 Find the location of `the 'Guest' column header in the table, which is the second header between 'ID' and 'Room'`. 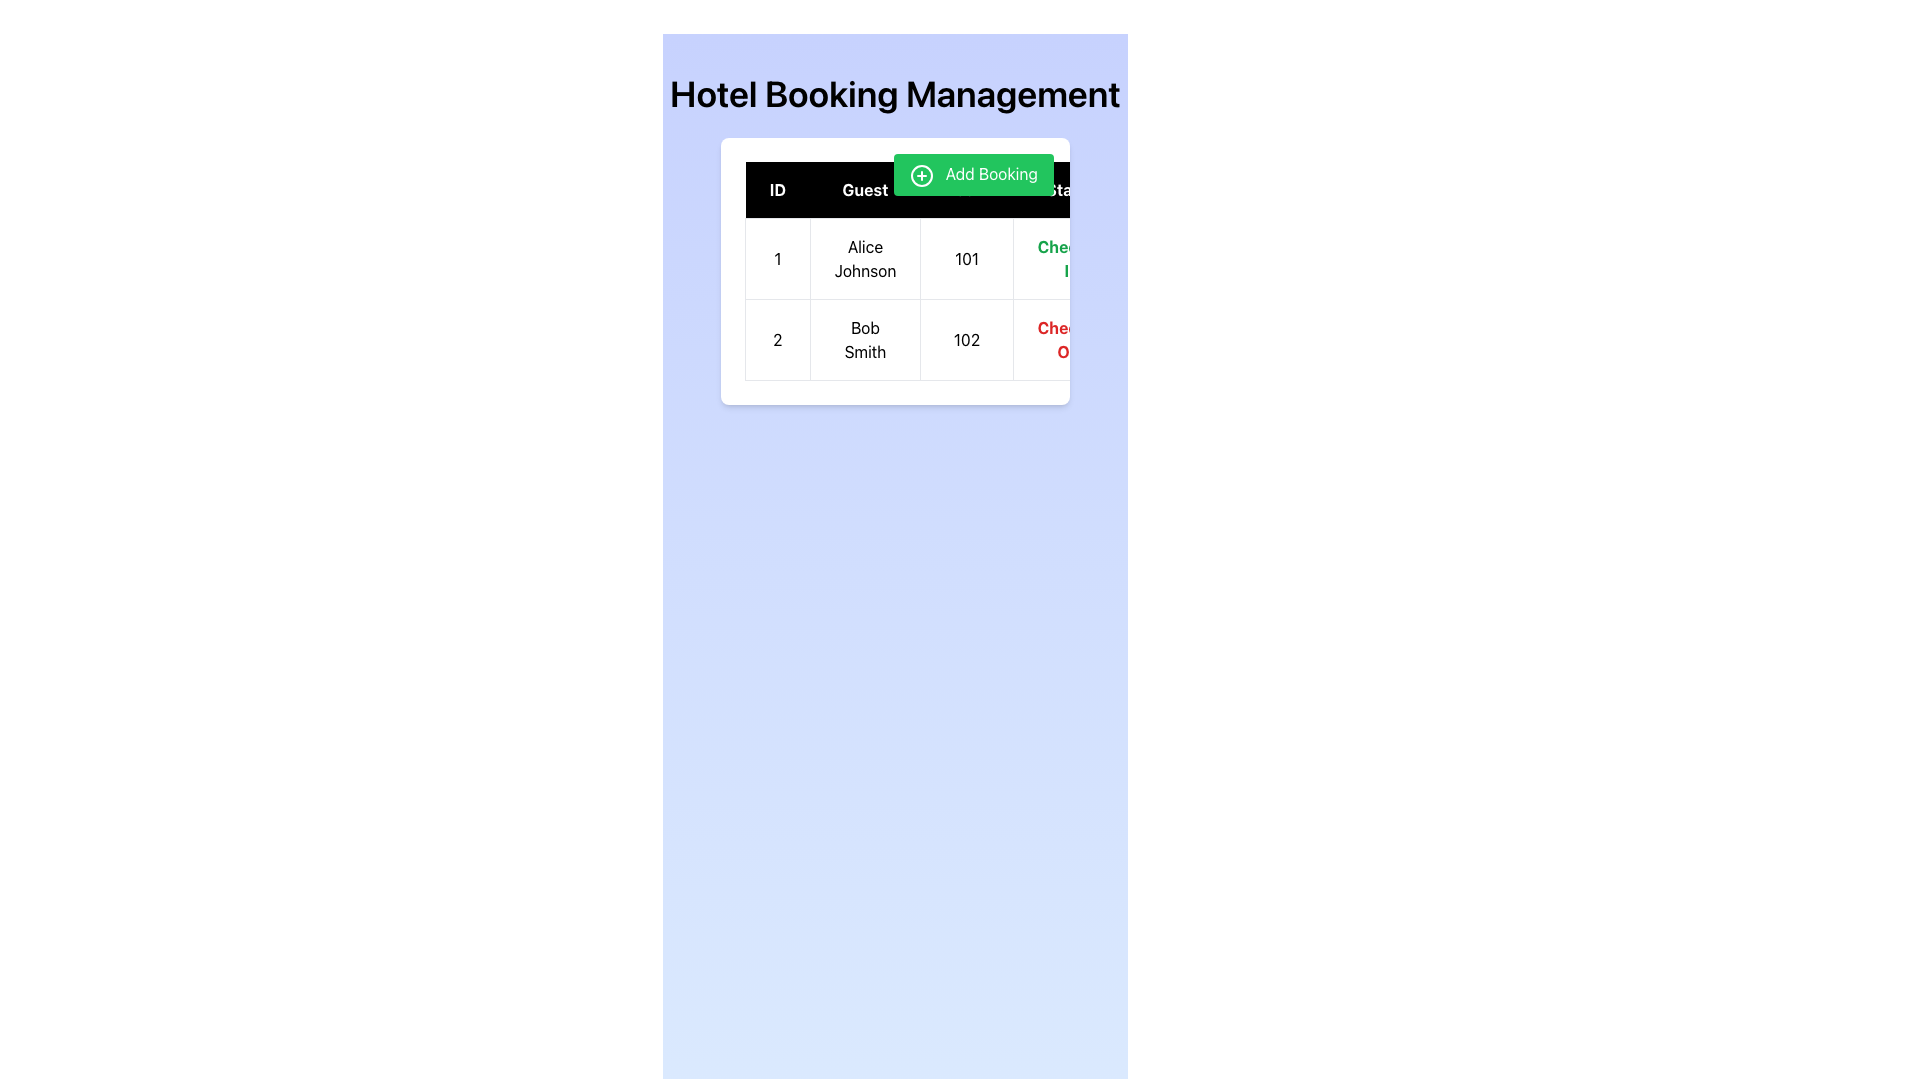

the 'Guest' column header in the table, which is the second header between 'ID' and 'Room' is located at coordinates (865, 190).